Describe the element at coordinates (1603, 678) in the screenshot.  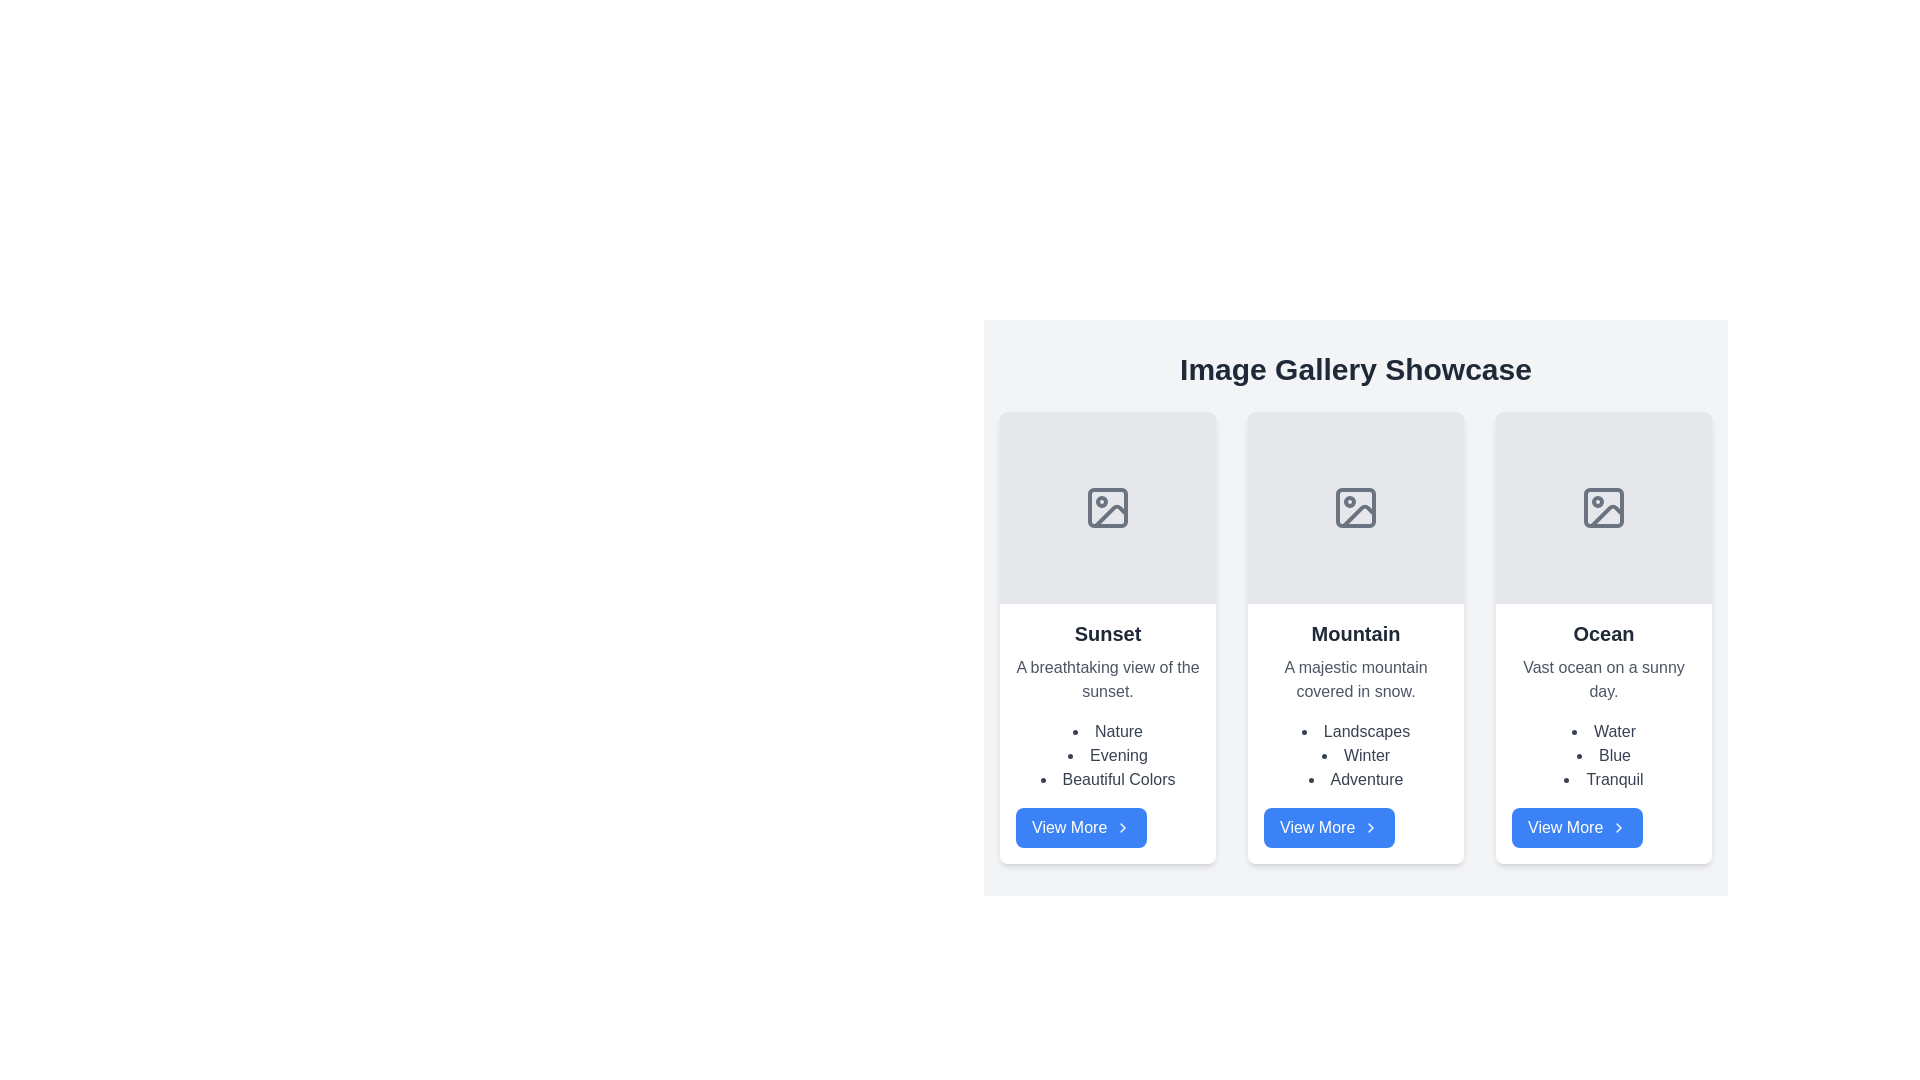
I see `the text block containing the sentence 'Vast ocean on a sunny day.' styled in gray color, located under the title 'Ocean' within a card layout` at that location.